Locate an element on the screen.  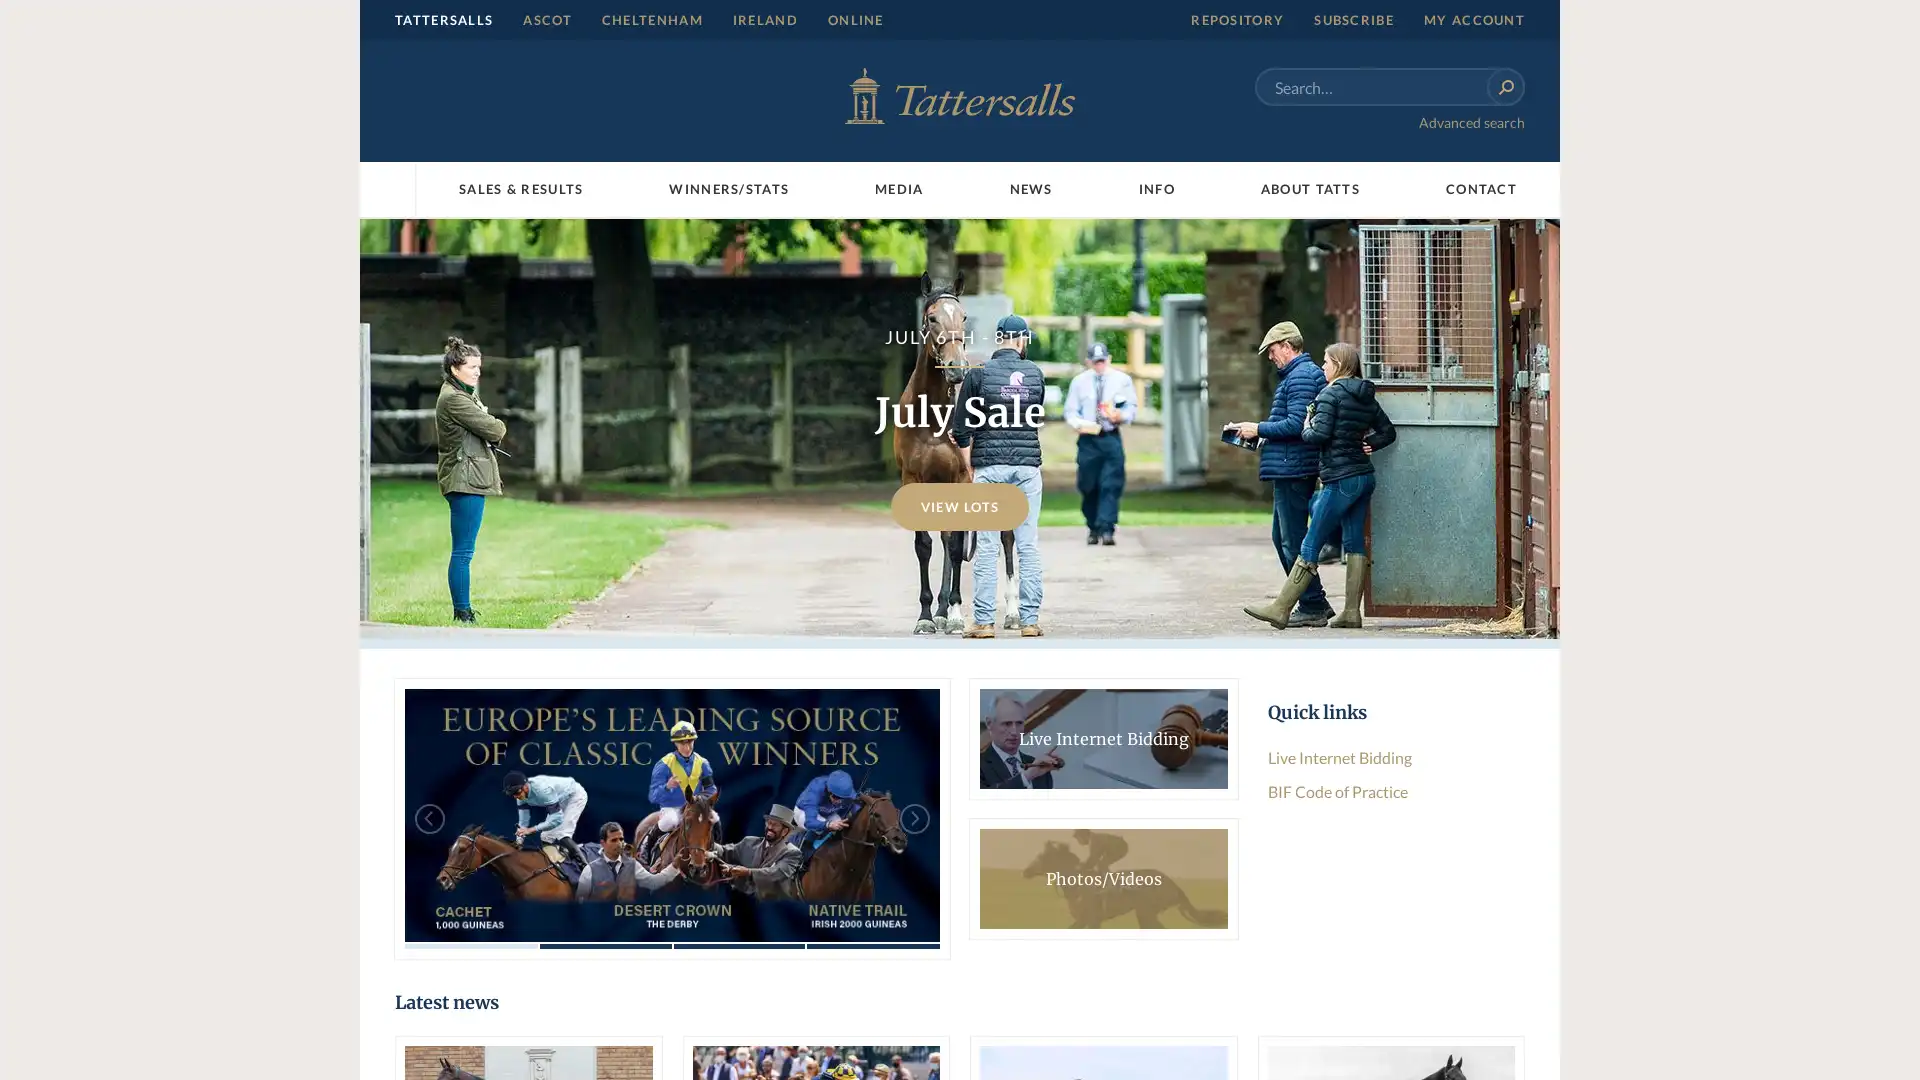
Next is located at coordinates (914, 817).